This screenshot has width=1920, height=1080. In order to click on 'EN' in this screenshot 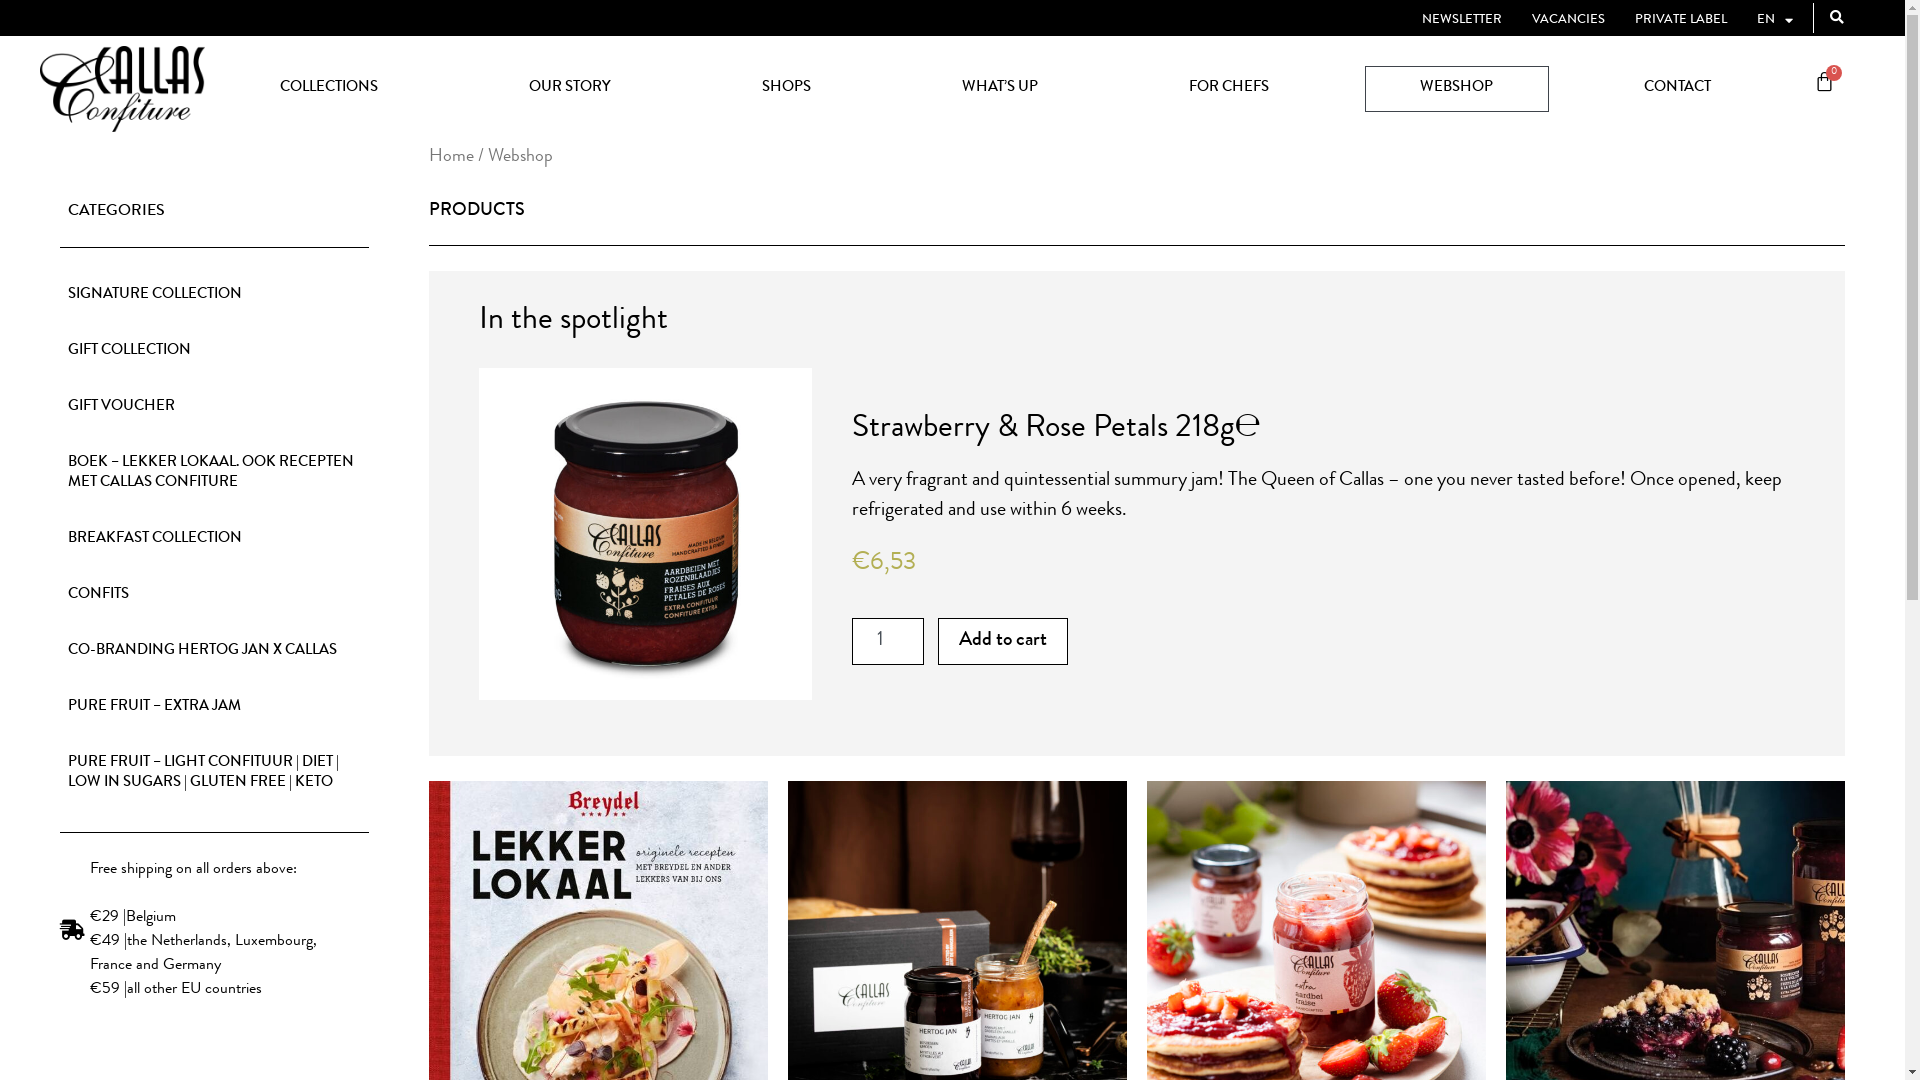, I will do `click(1755, 20)`.